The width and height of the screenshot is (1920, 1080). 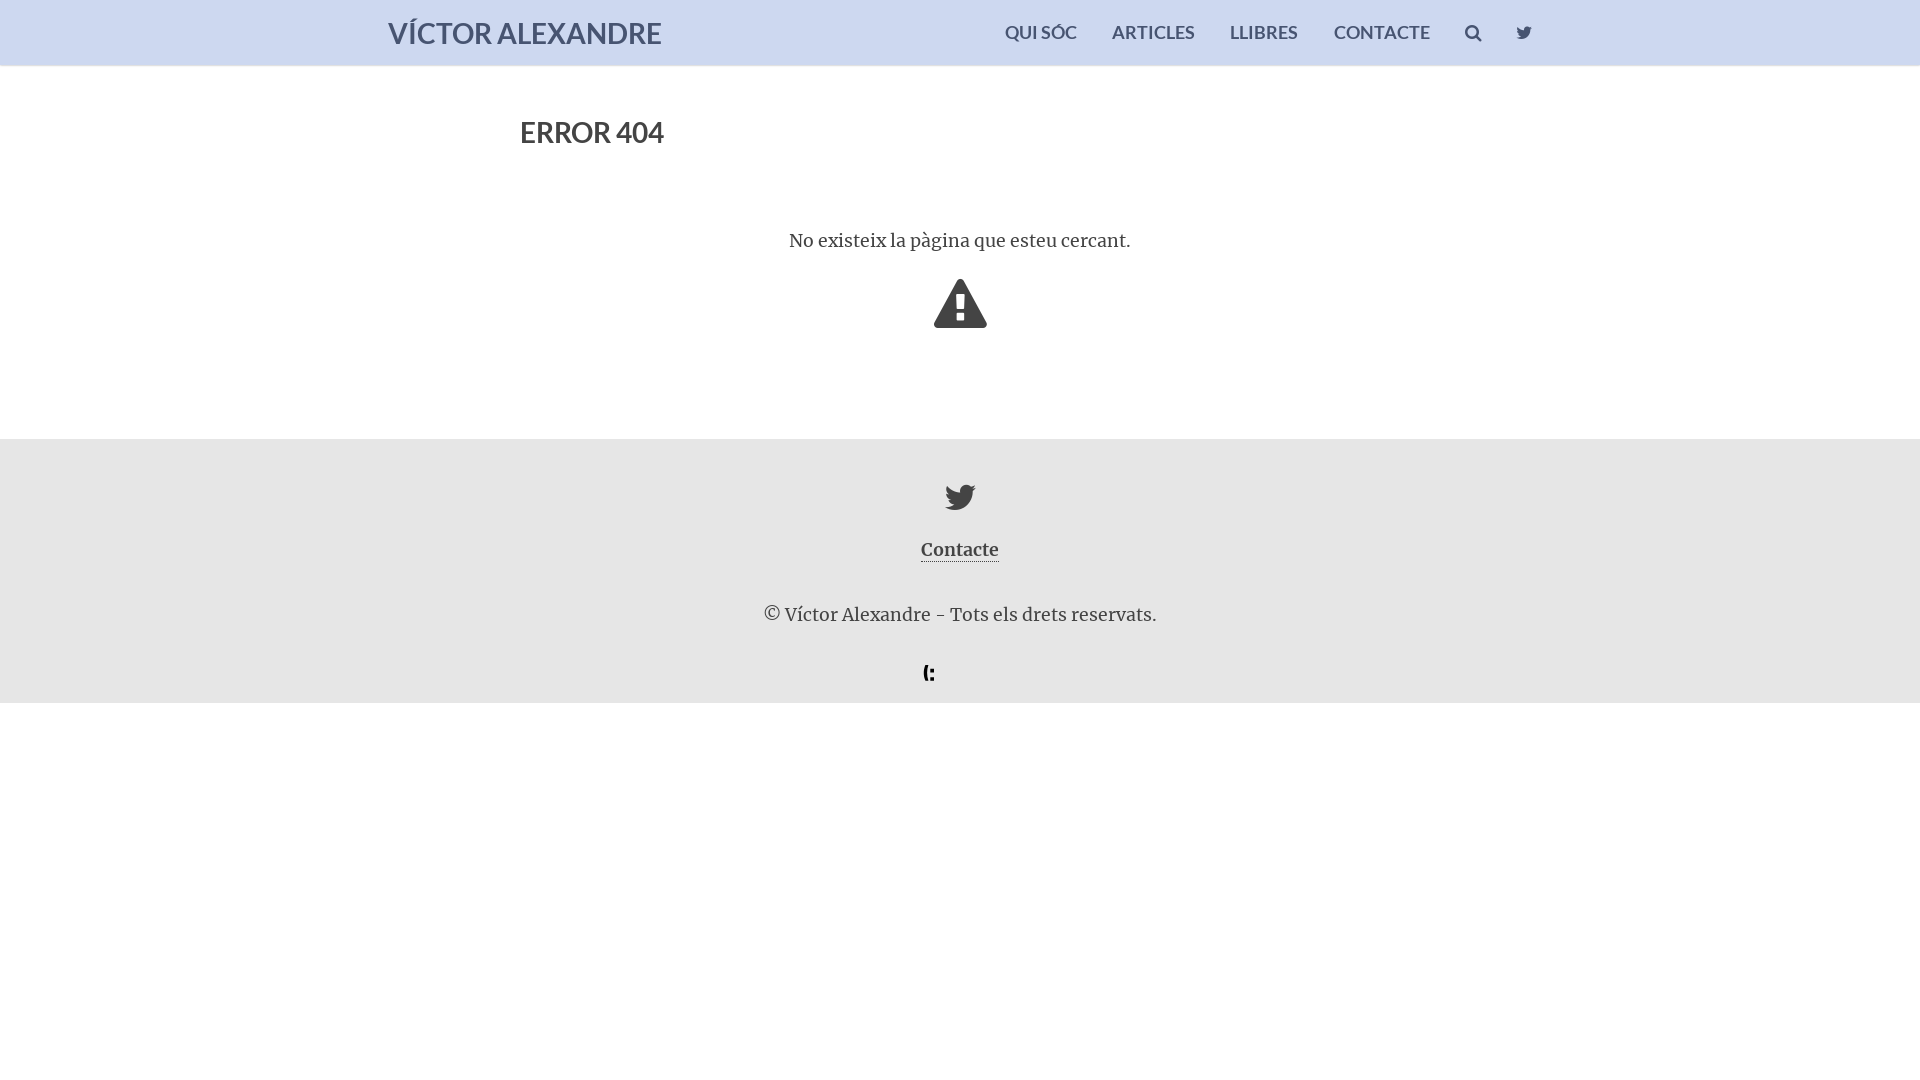 I want to click on 'LLIBRES', so click(x=1228, y=32).